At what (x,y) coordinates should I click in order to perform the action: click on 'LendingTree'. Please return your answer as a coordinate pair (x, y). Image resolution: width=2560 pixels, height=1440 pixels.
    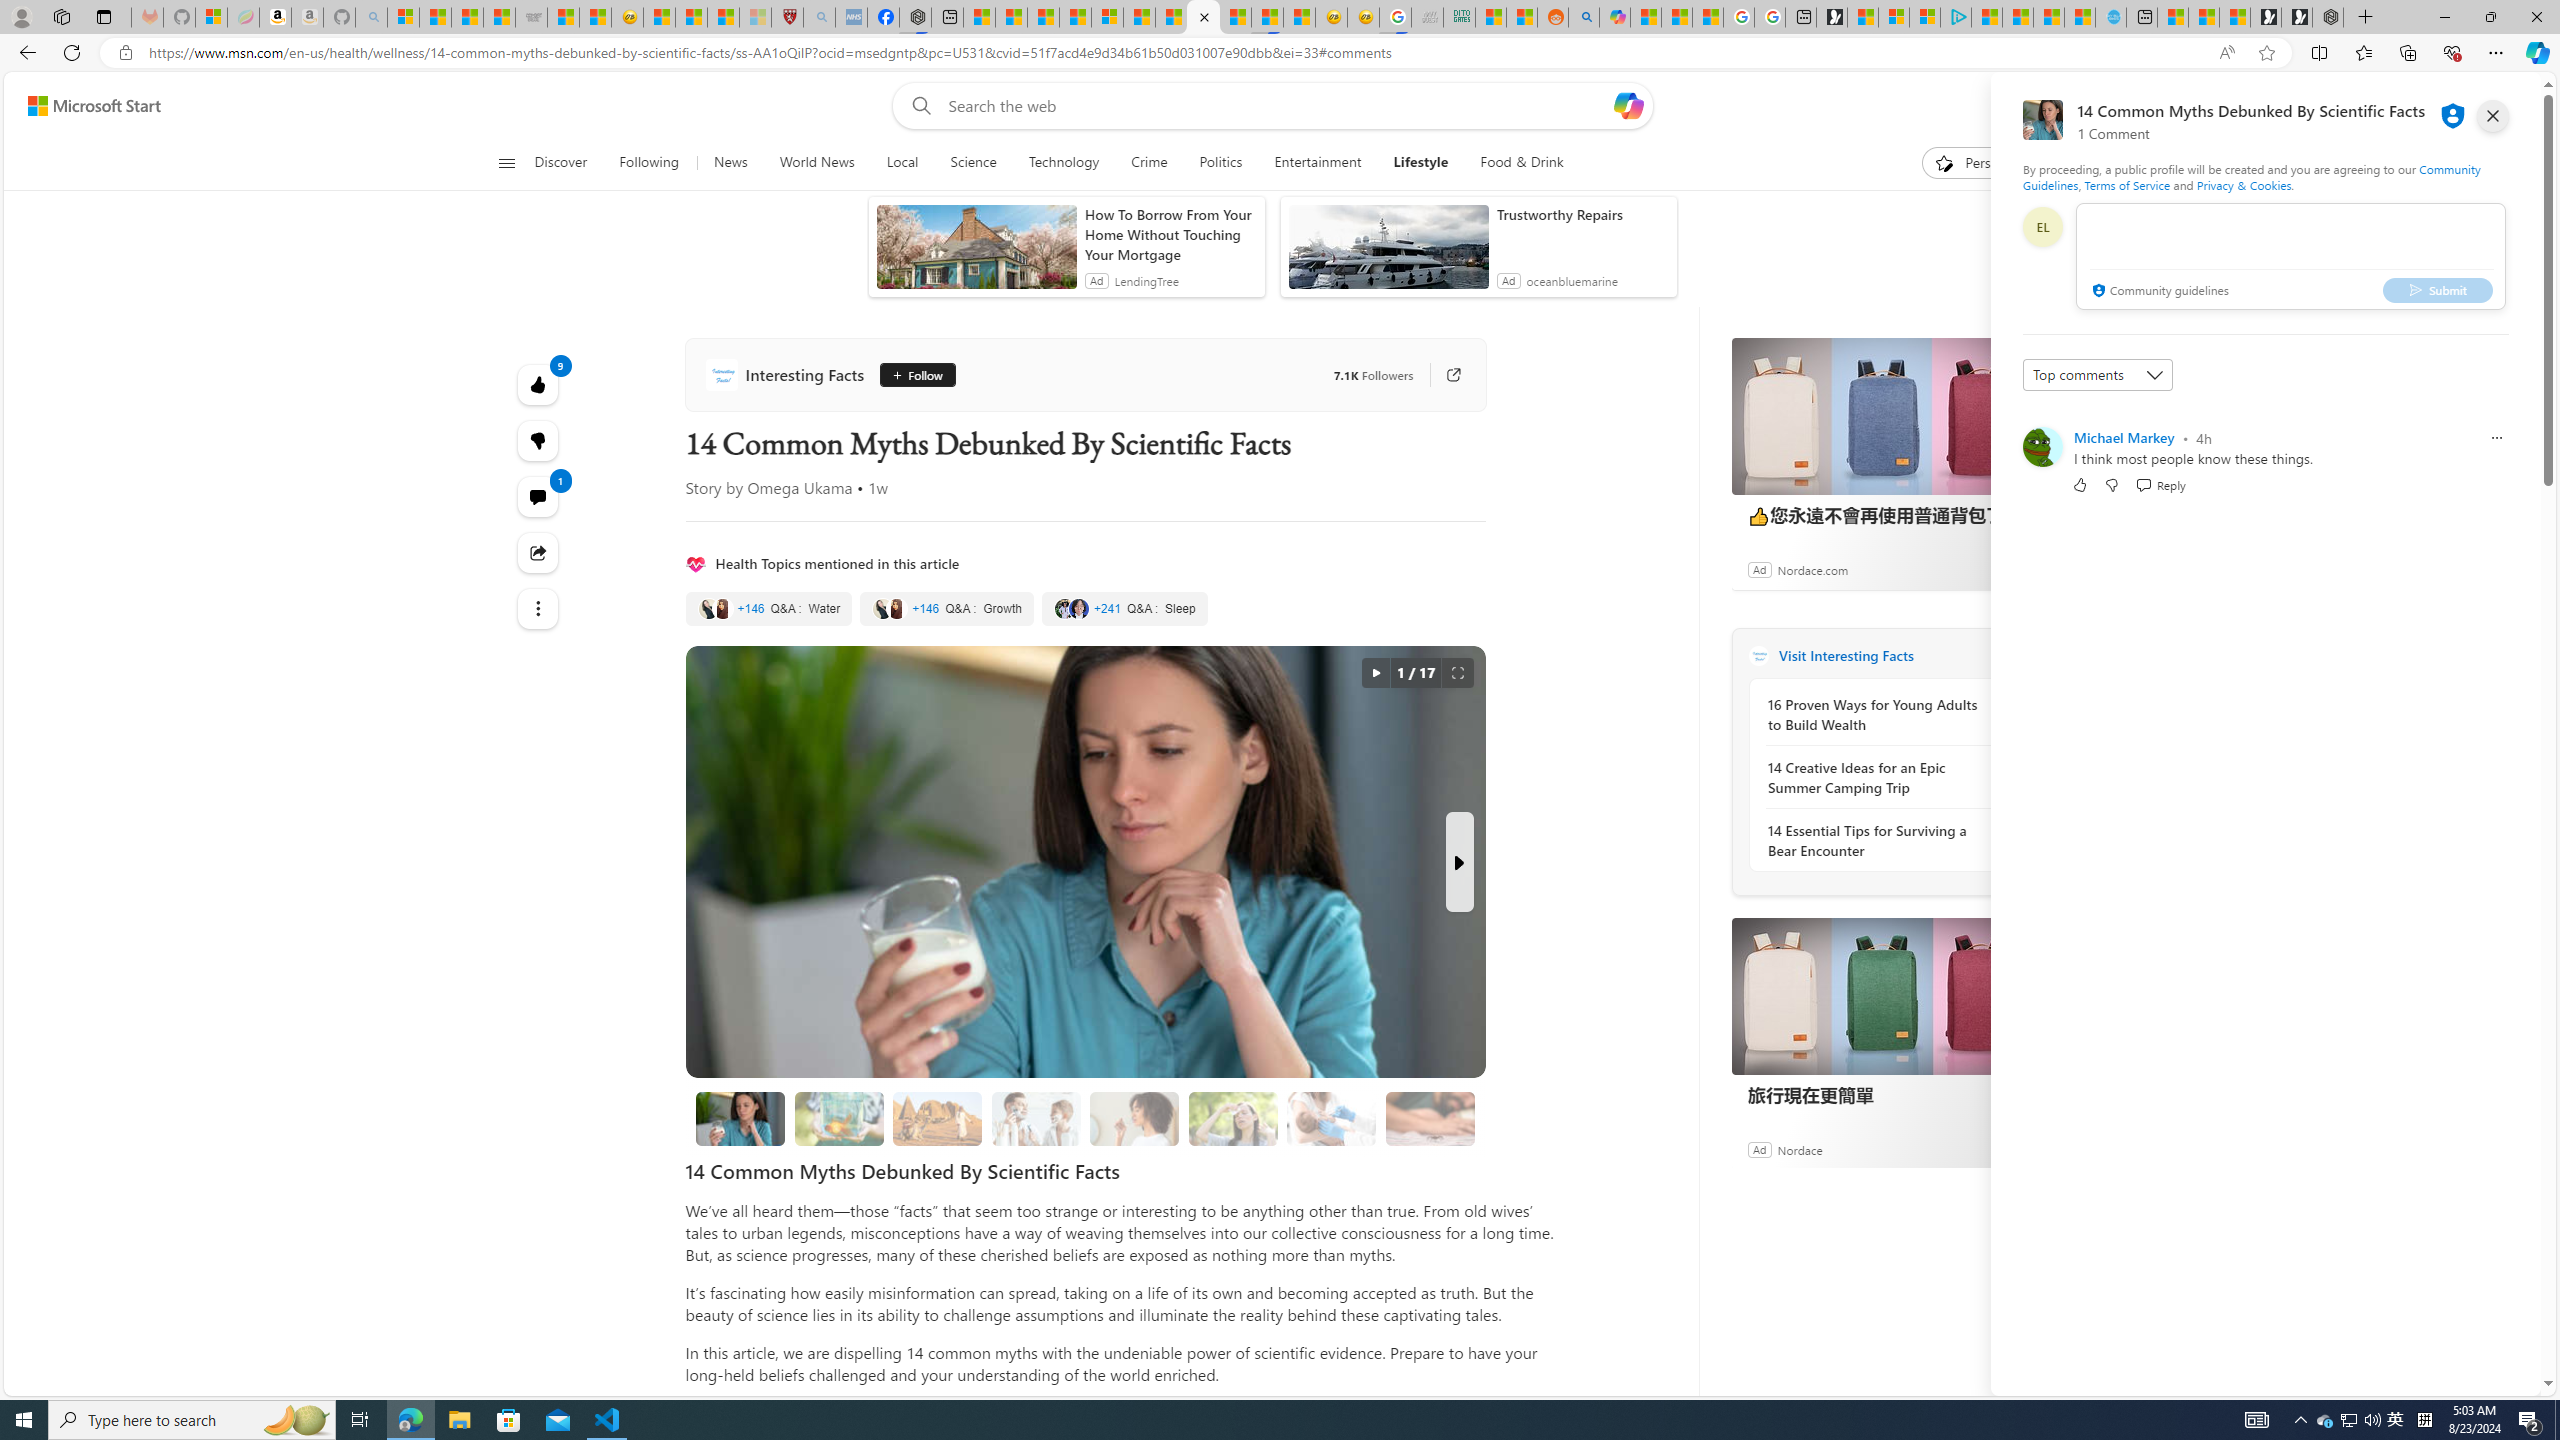
    Looking at the image, I should click on (1145, 280).